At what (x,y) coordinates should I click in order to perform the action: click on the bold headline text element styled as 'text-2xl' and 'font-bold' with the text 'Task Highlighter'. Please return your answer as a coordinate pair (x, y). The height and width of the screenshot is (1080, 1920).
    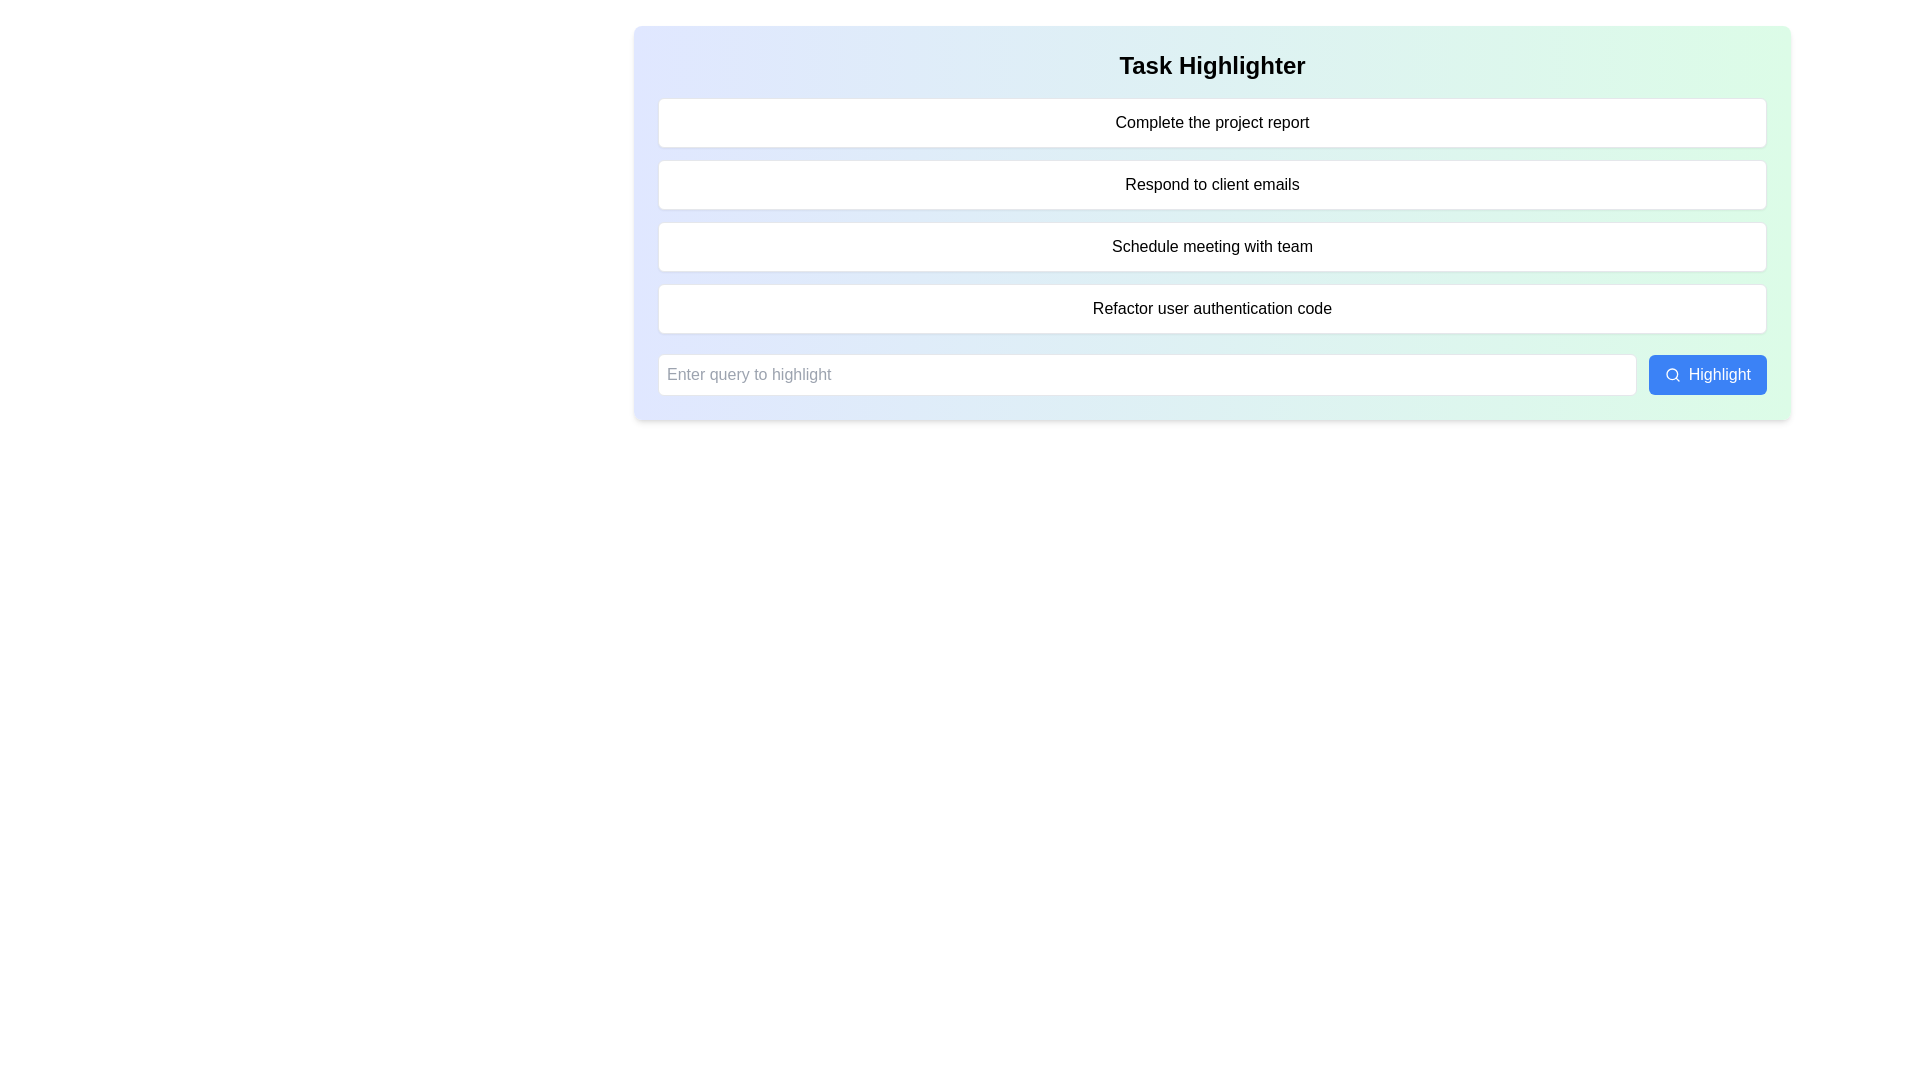
    Looking at the image, I should click on (1211, 64).